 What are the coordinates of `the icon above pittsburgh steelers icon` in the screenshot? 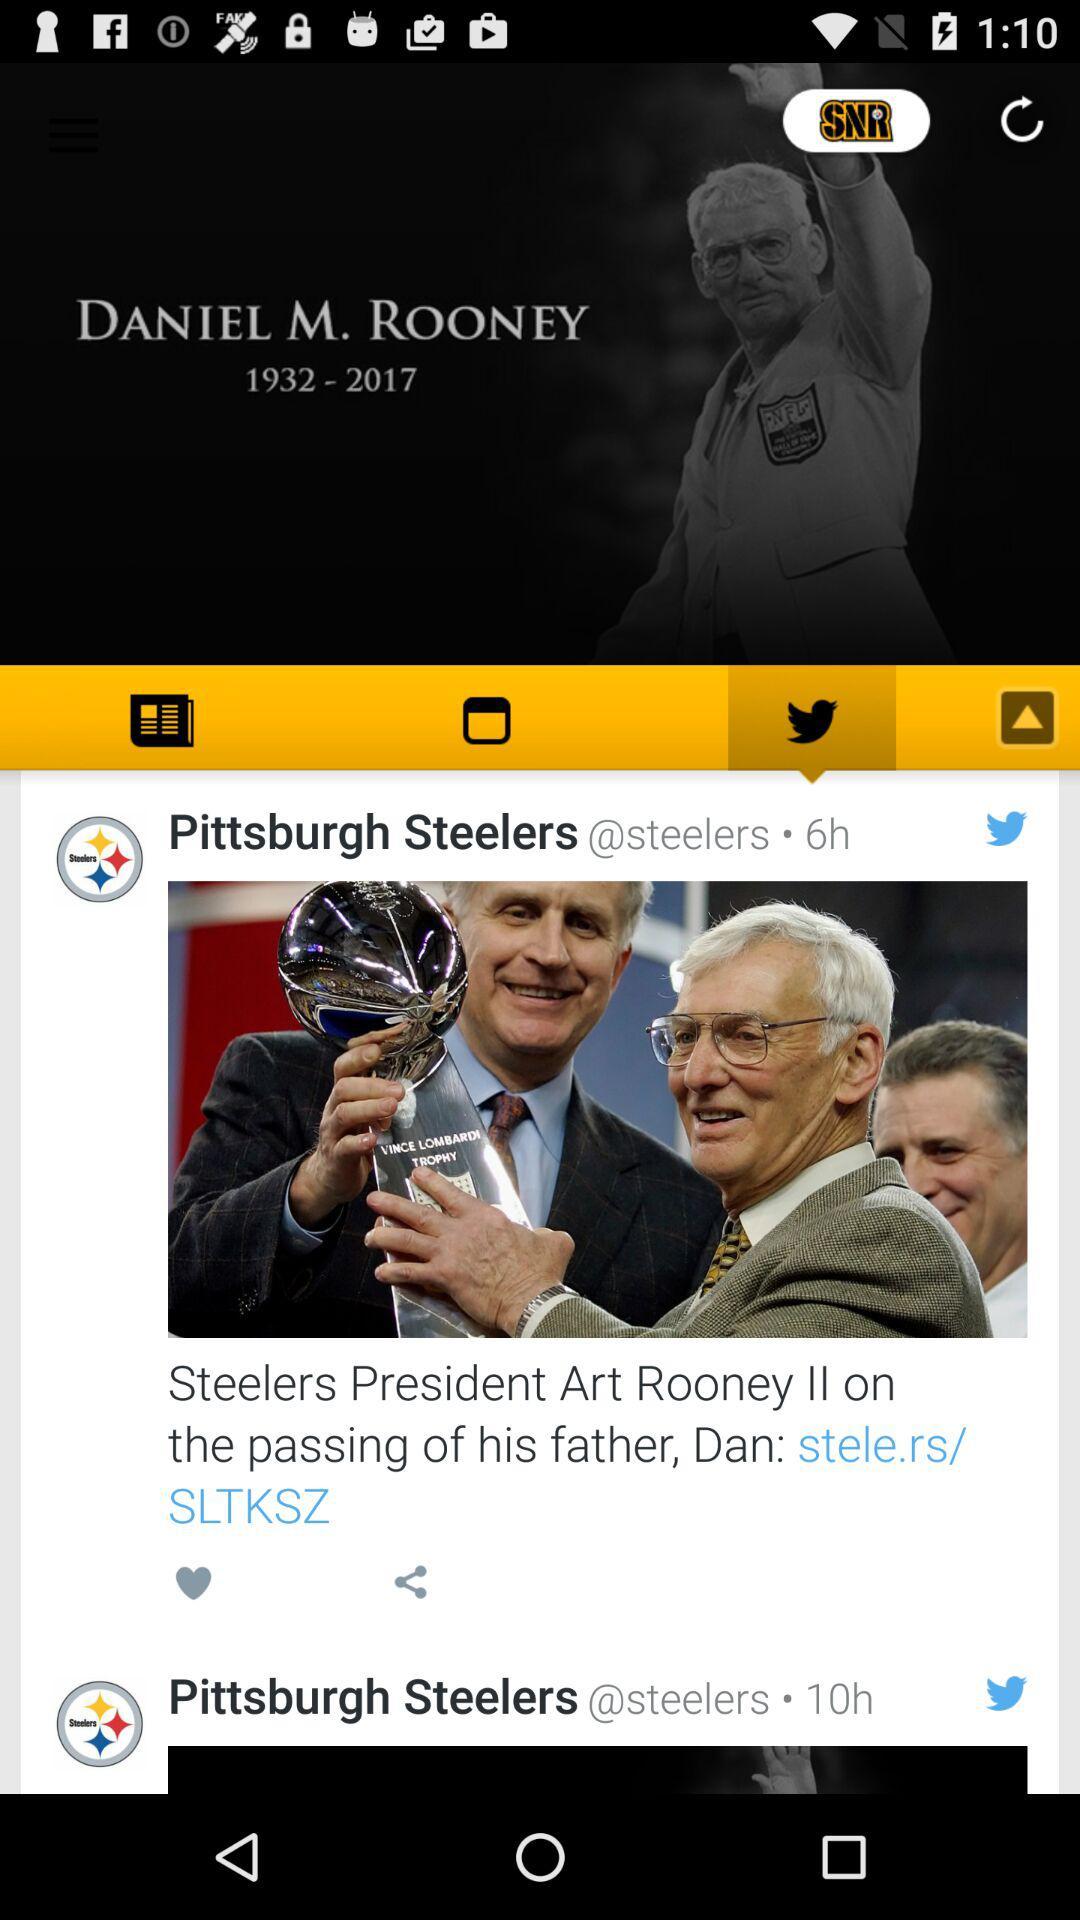 It's located at (409, 1585).